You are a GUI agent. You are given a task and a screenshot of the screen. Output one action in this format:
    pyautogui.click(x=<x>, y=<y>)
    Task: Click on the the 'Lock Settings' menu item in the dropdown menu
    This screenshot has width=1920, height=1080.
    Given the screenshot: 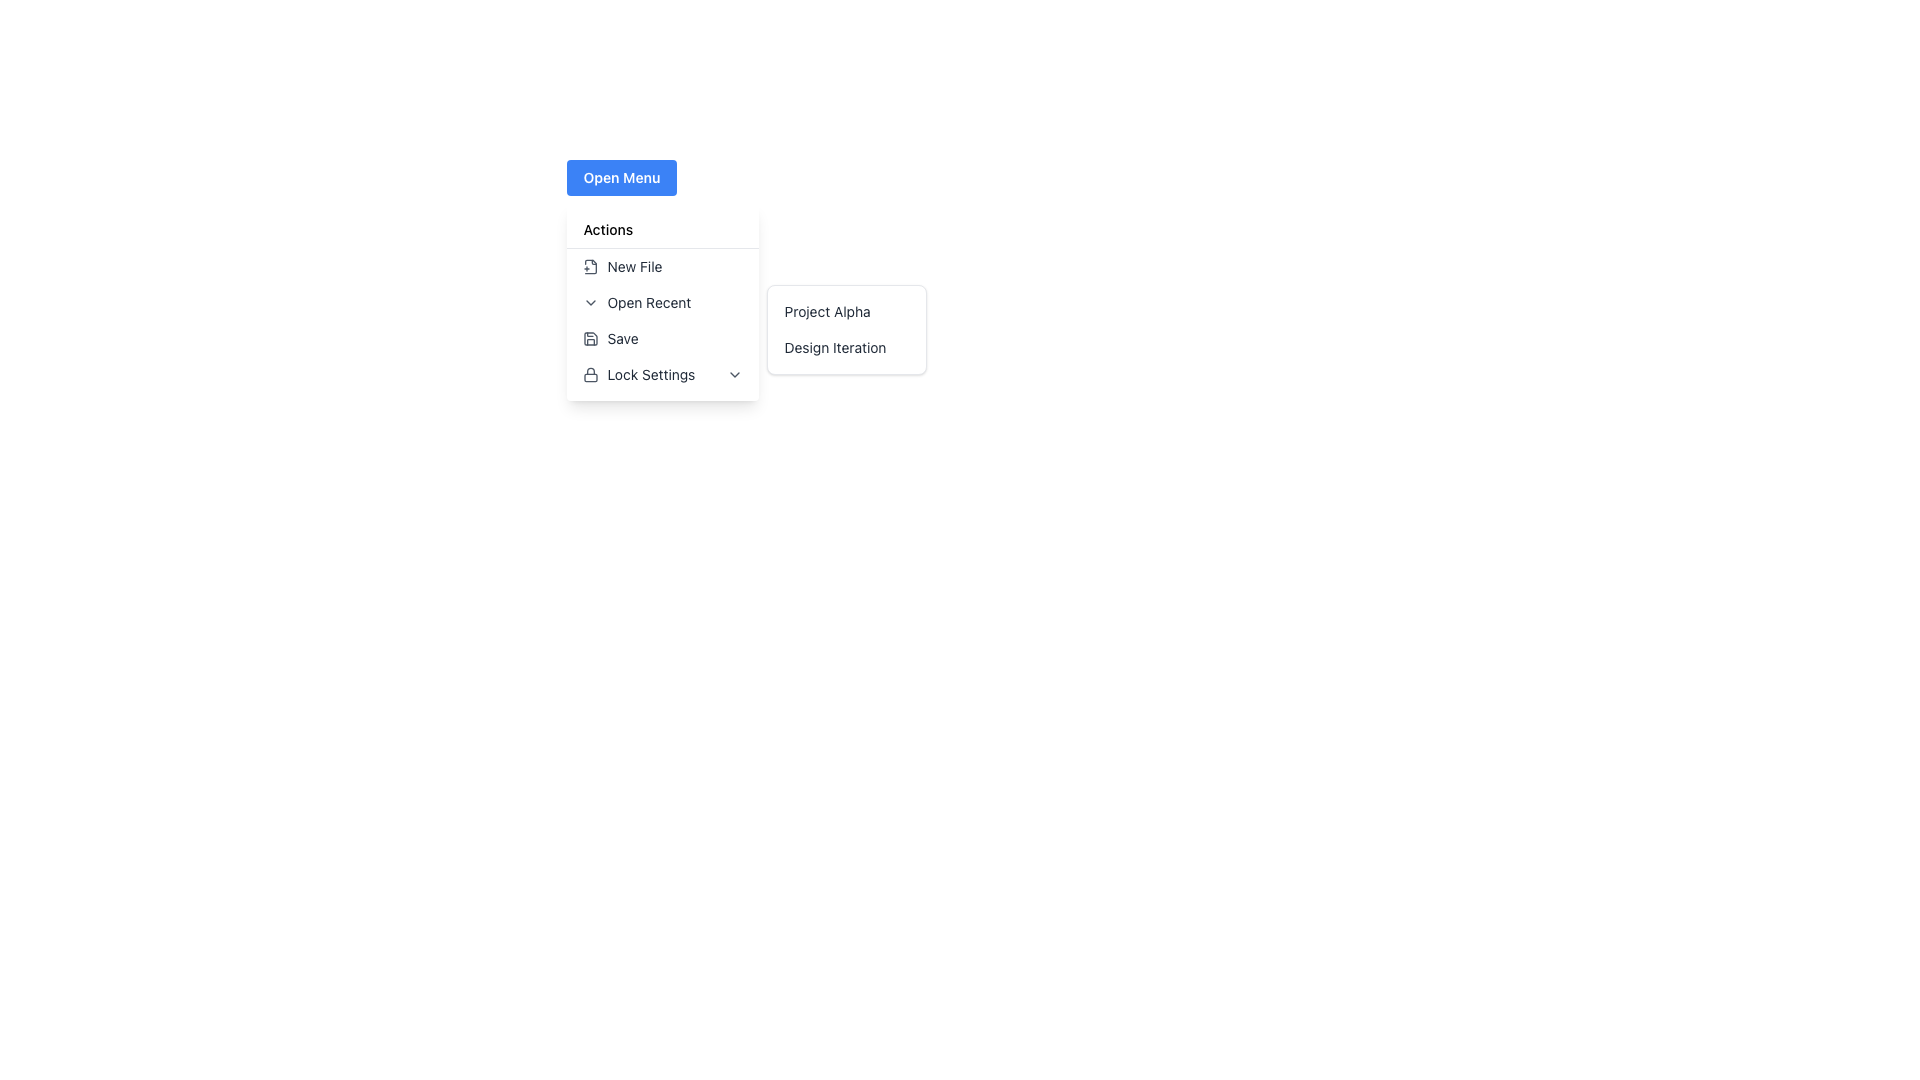 What is the action you would take?
    pyautogui.click(x=663, y=374)
    